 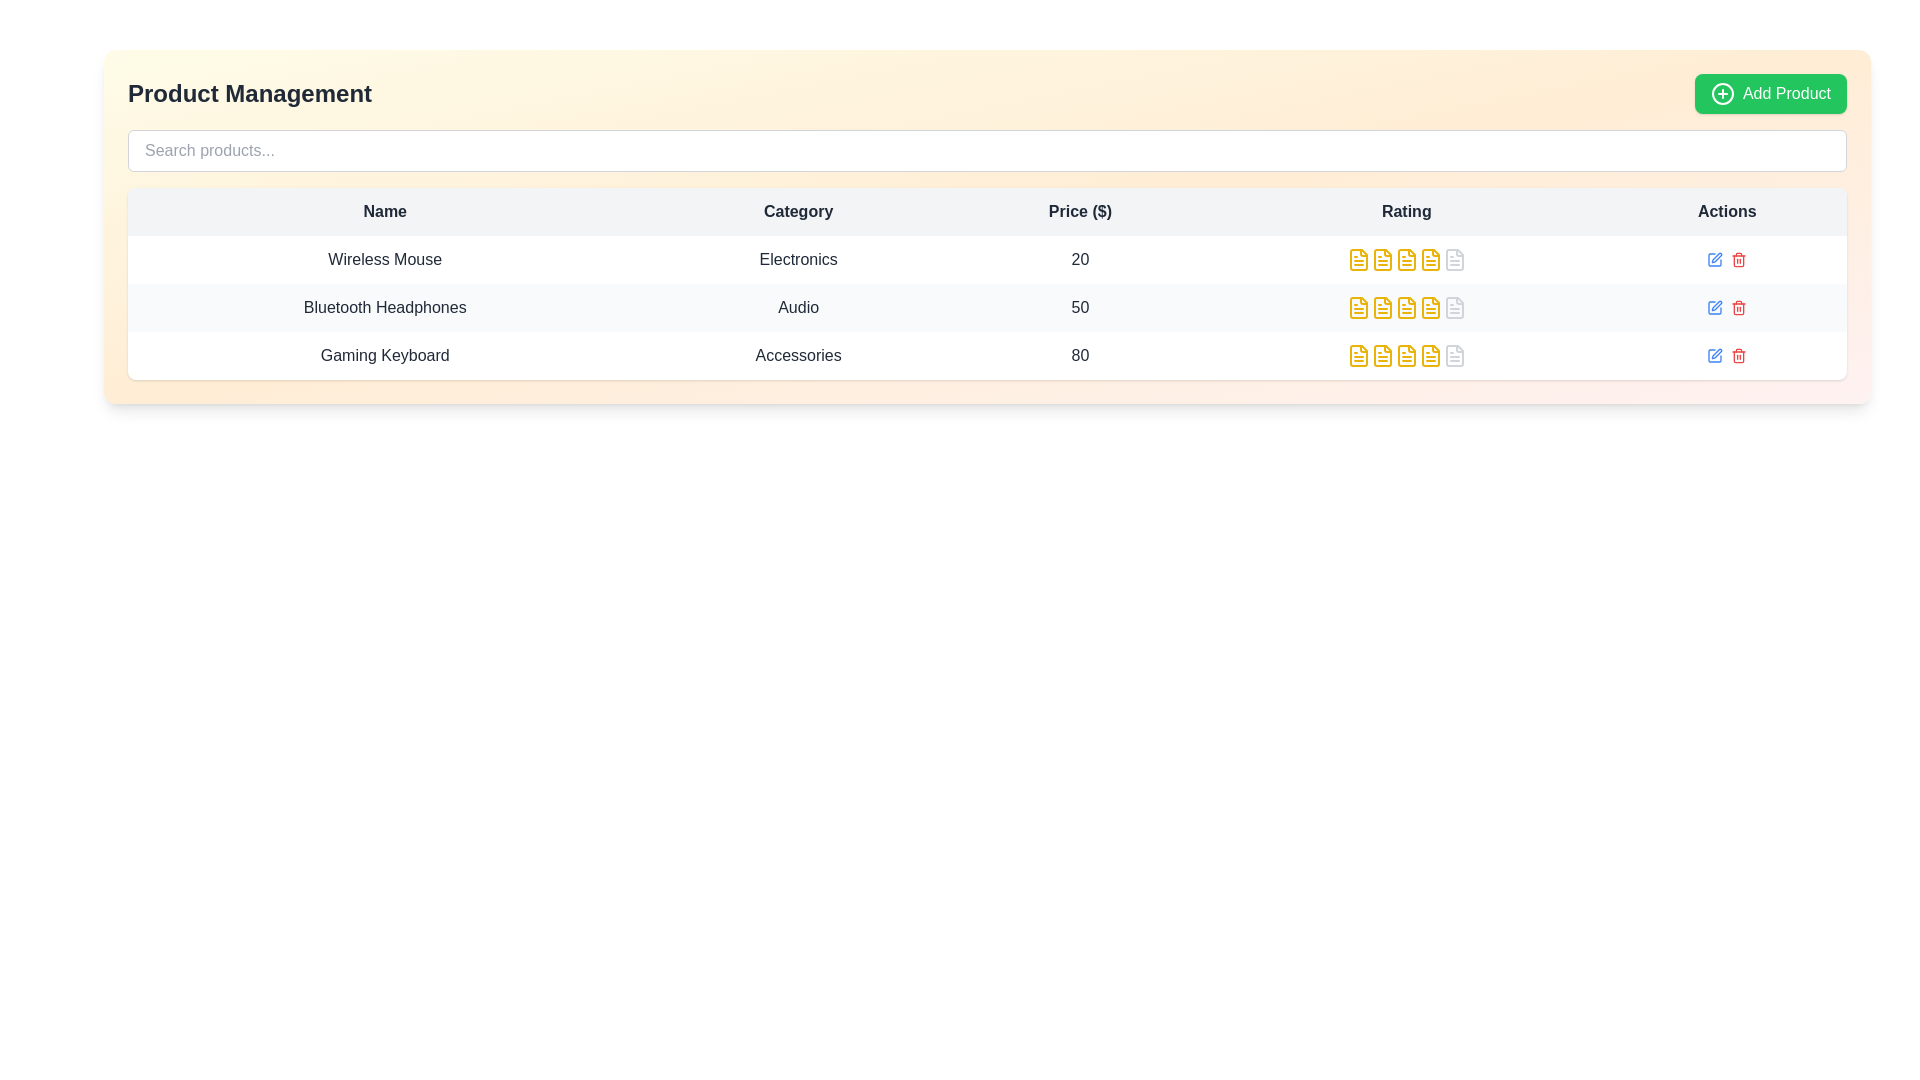 What do you see at coordinates (1714, 258) in the screenshot?
I see `the button in the 'Actions' column for the 'Gaming Keyboard' product entry` at bounding box center [1714, 258].